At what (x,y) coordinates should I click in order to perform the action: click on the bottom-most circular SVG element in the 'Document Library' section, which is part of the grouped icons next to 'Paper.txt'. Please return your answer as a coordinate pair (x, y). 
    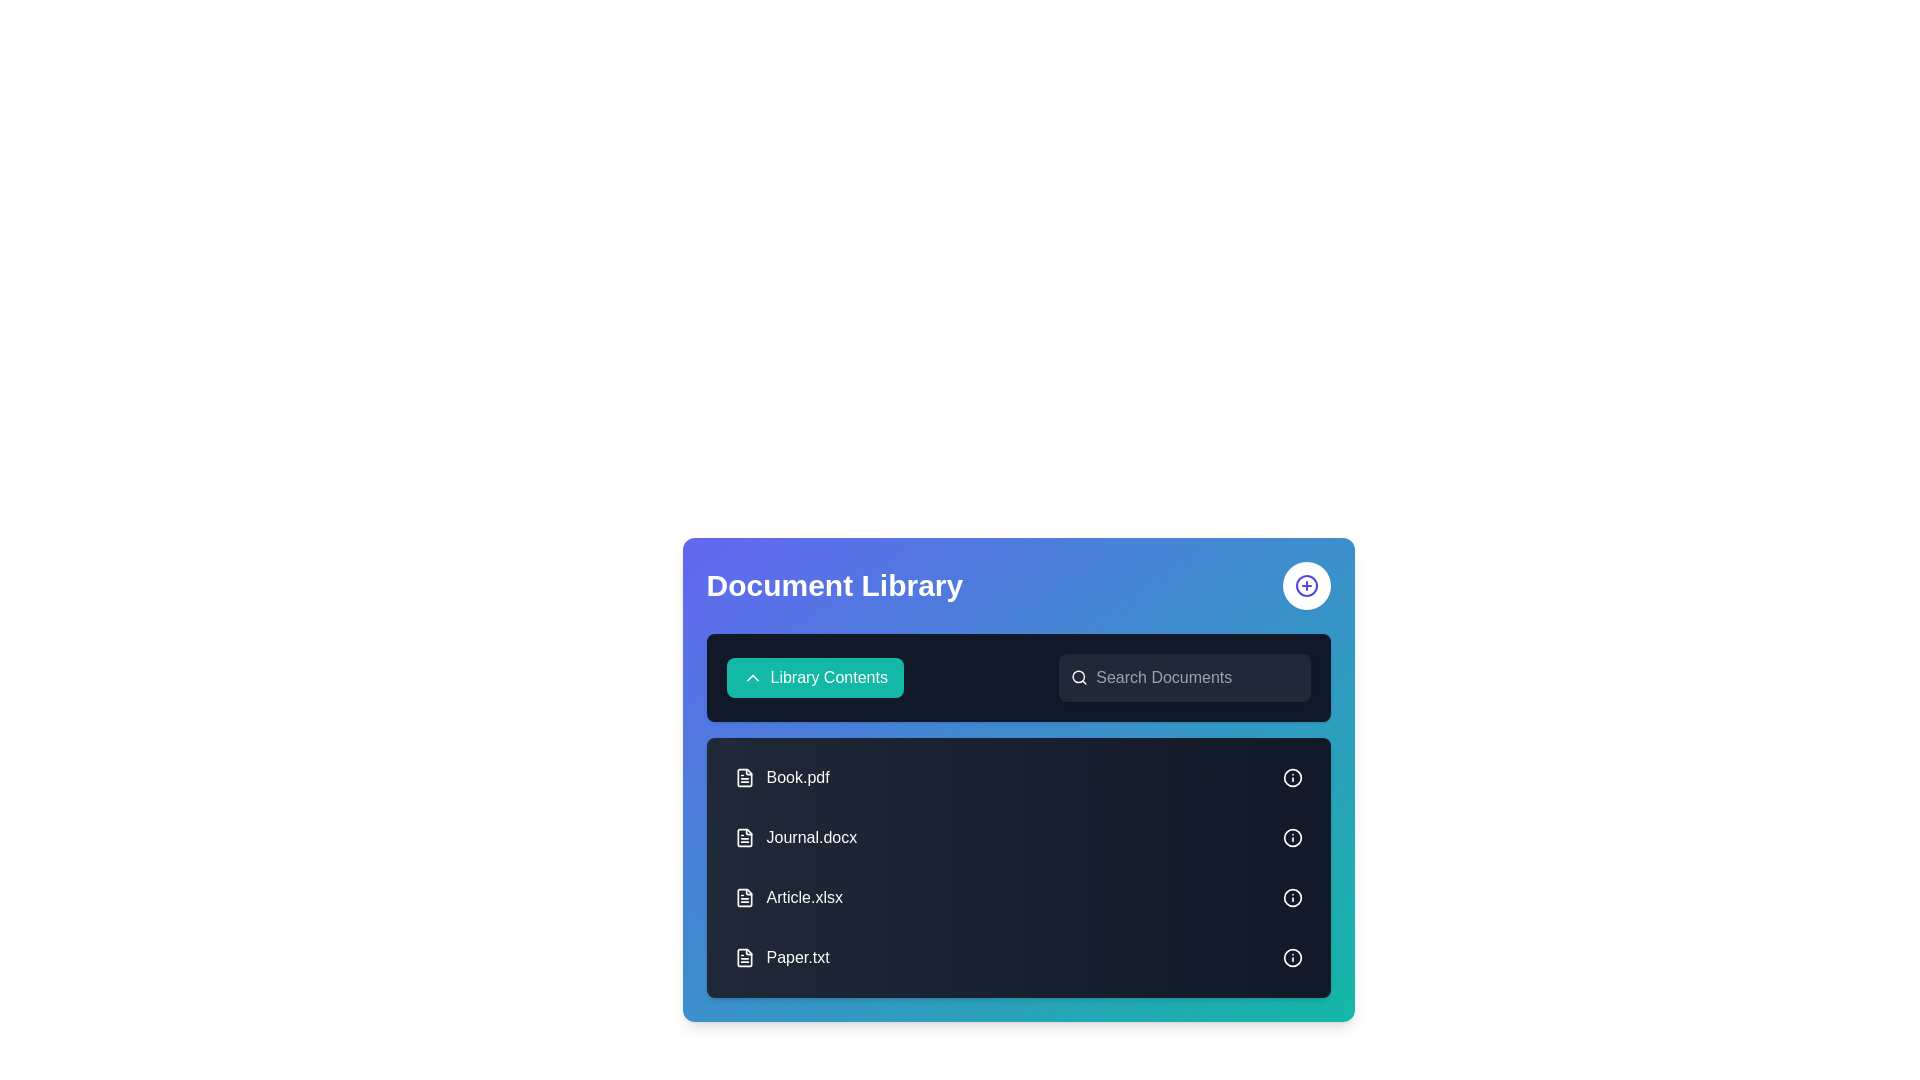
    Looking at the image, I should click on (1292, 956).